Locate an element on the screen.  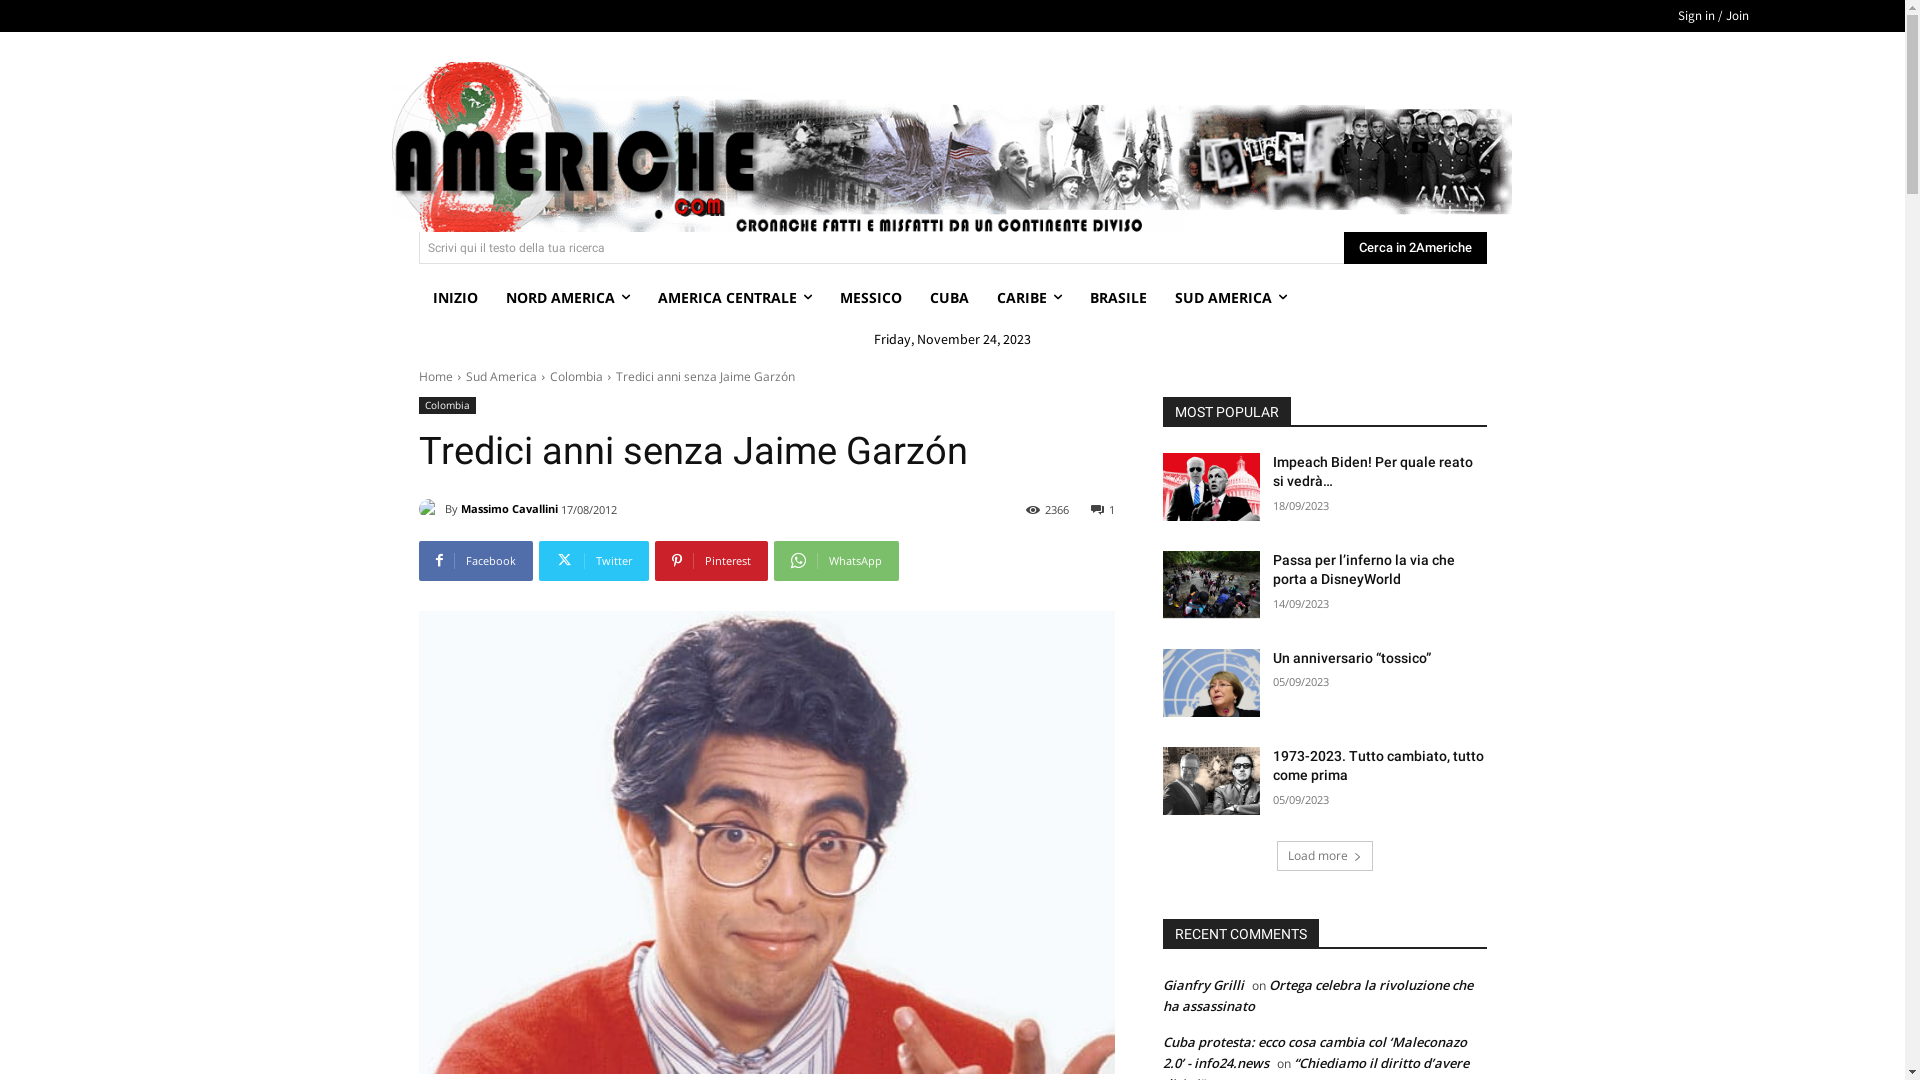
'Colombia' is located at coordinates (575, 376).